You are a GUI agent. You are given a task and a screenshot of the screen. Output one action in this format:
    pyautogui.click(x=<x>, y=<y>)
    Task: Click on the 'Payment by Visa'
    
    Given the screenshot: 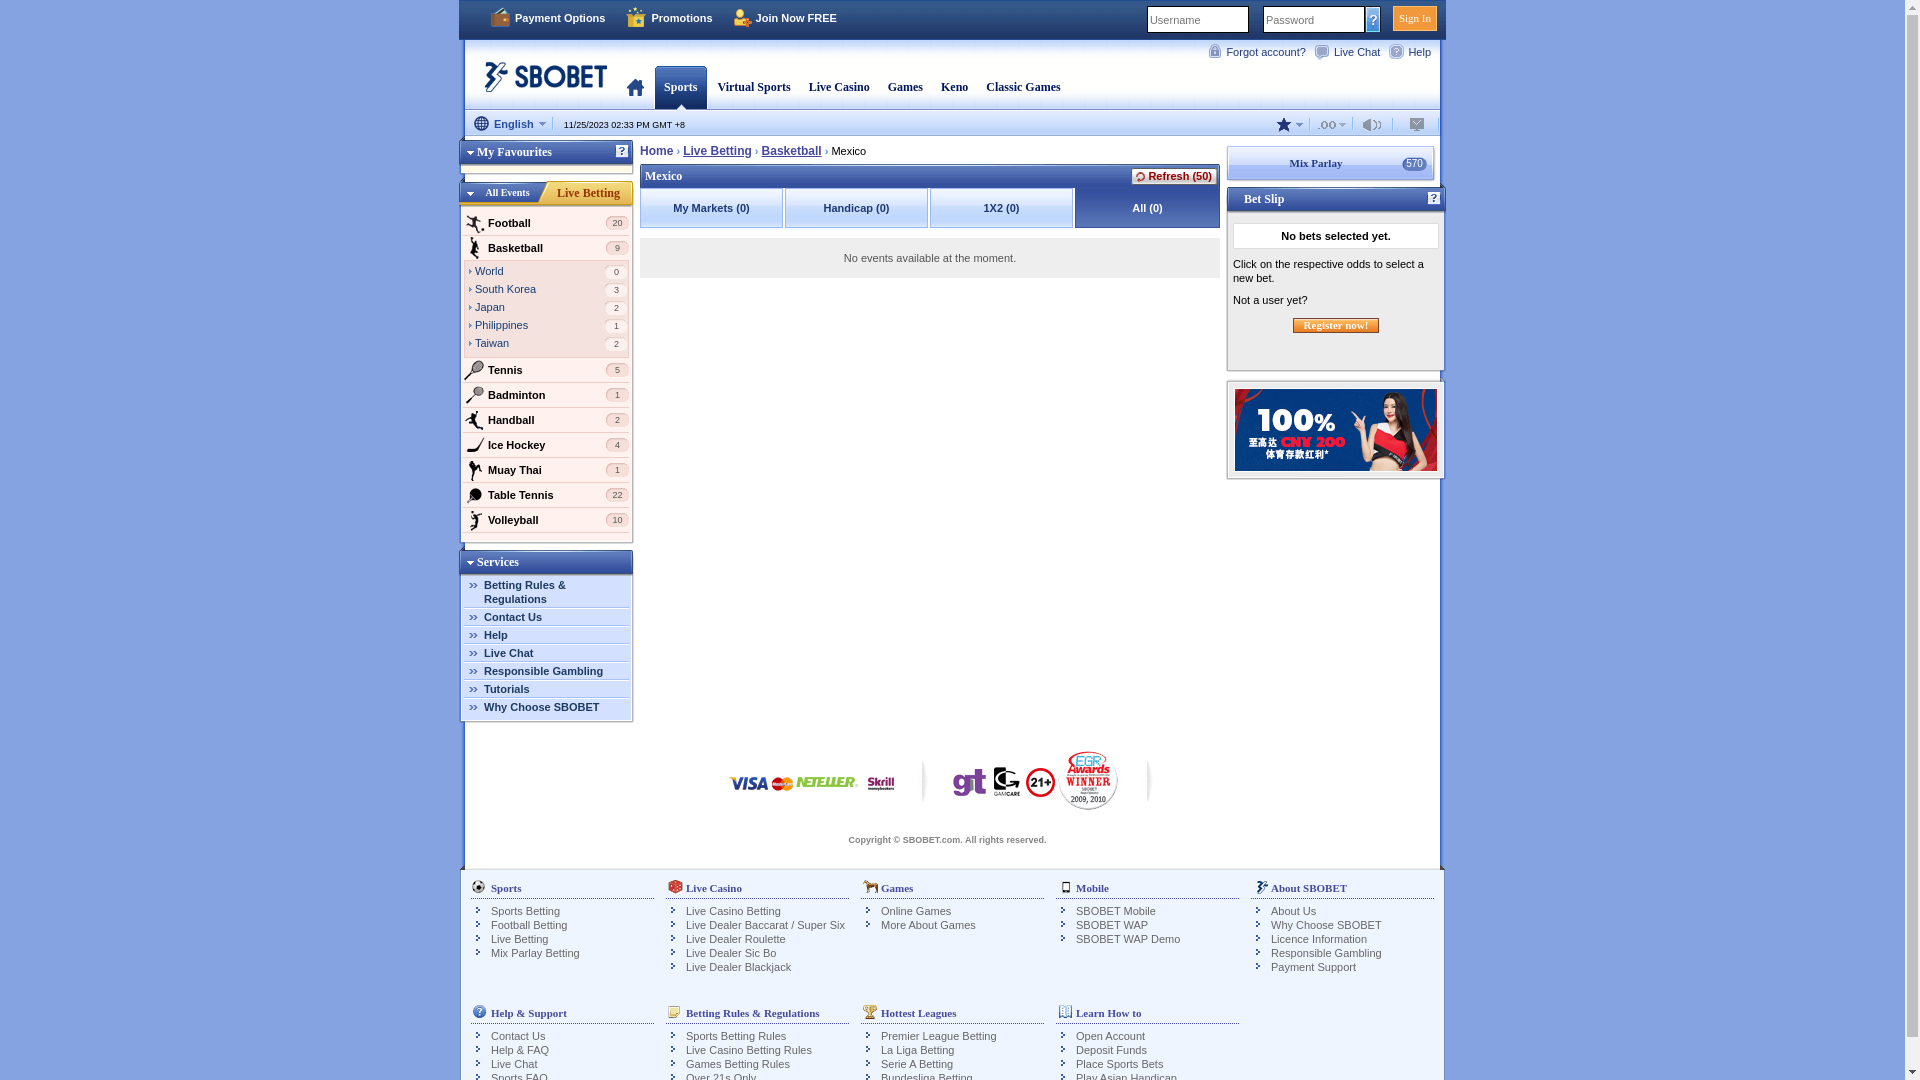 What is the action you would take?
    pyautogui.click(x=747, y=792)
    